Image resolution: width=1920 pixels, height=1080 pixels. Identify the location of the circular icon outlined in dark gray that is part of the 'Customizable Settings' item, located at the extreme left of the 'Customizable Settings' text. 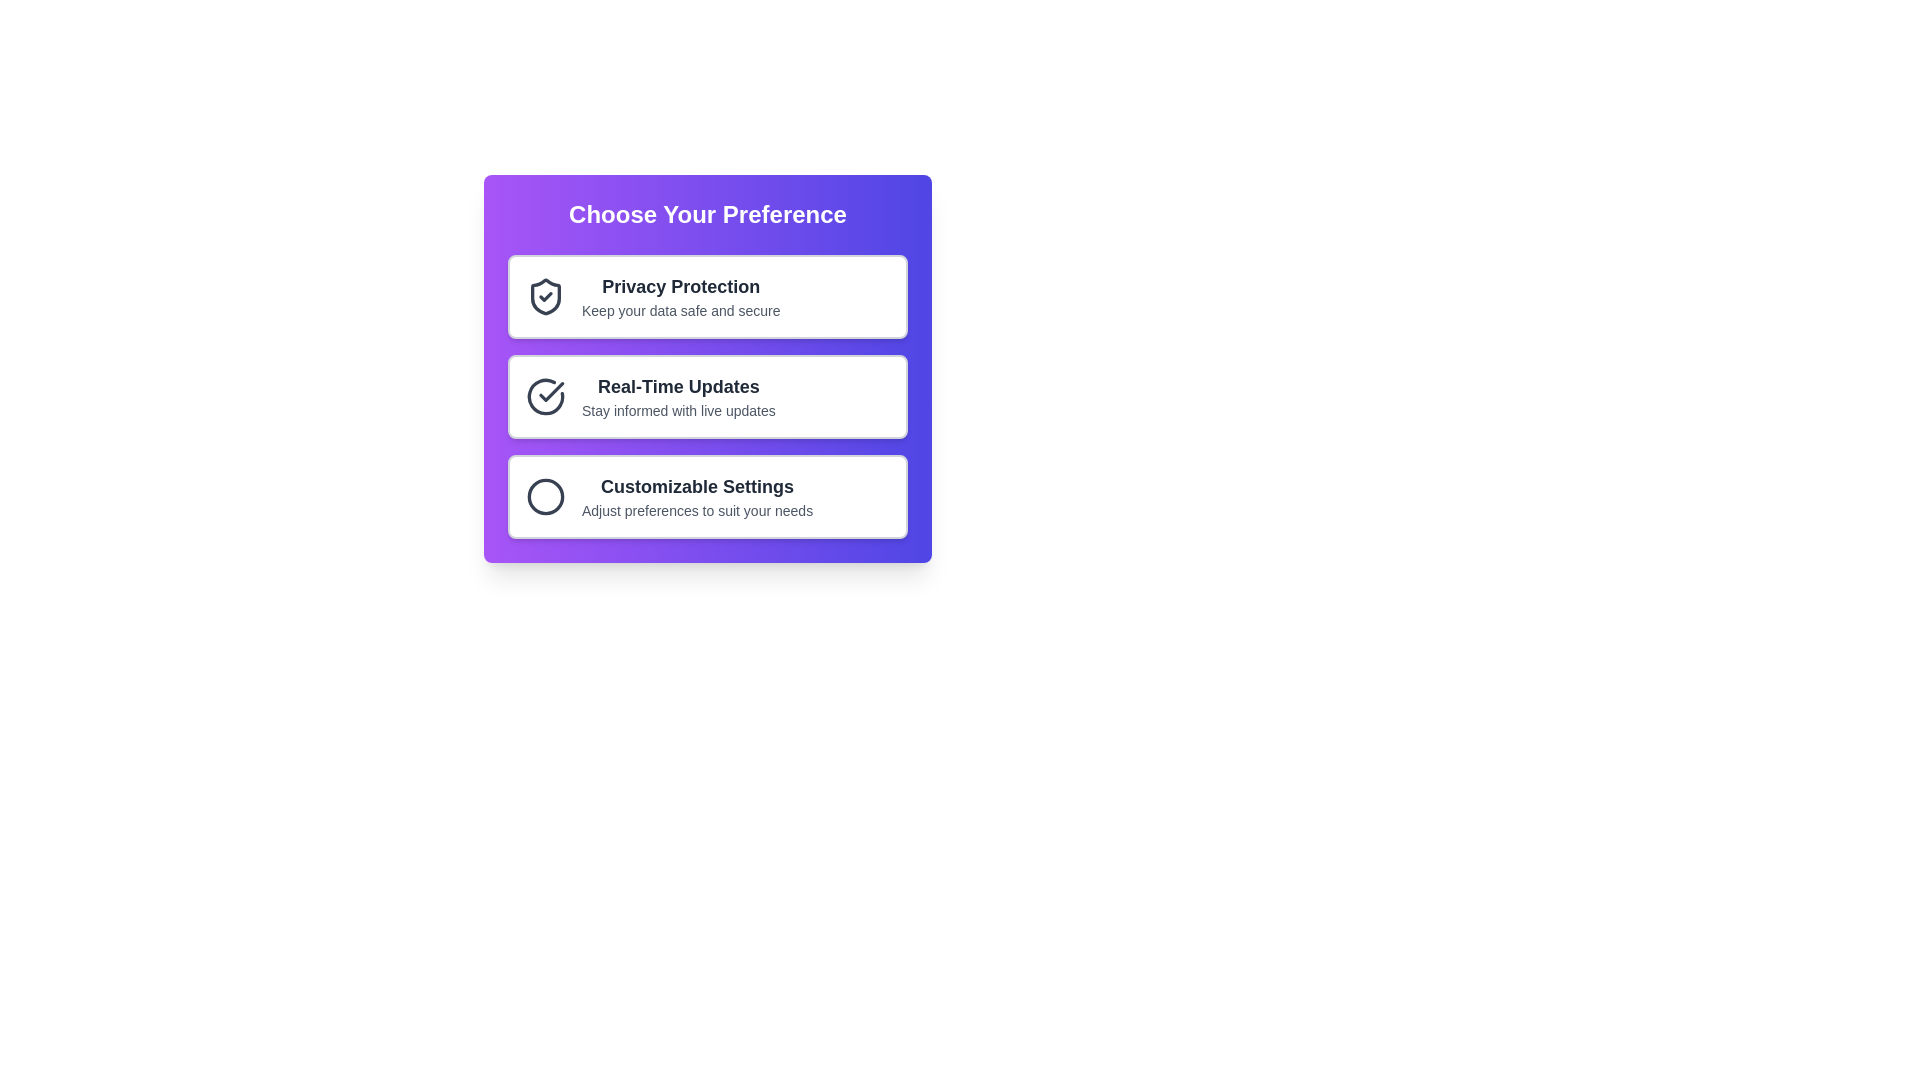
(546, 496).